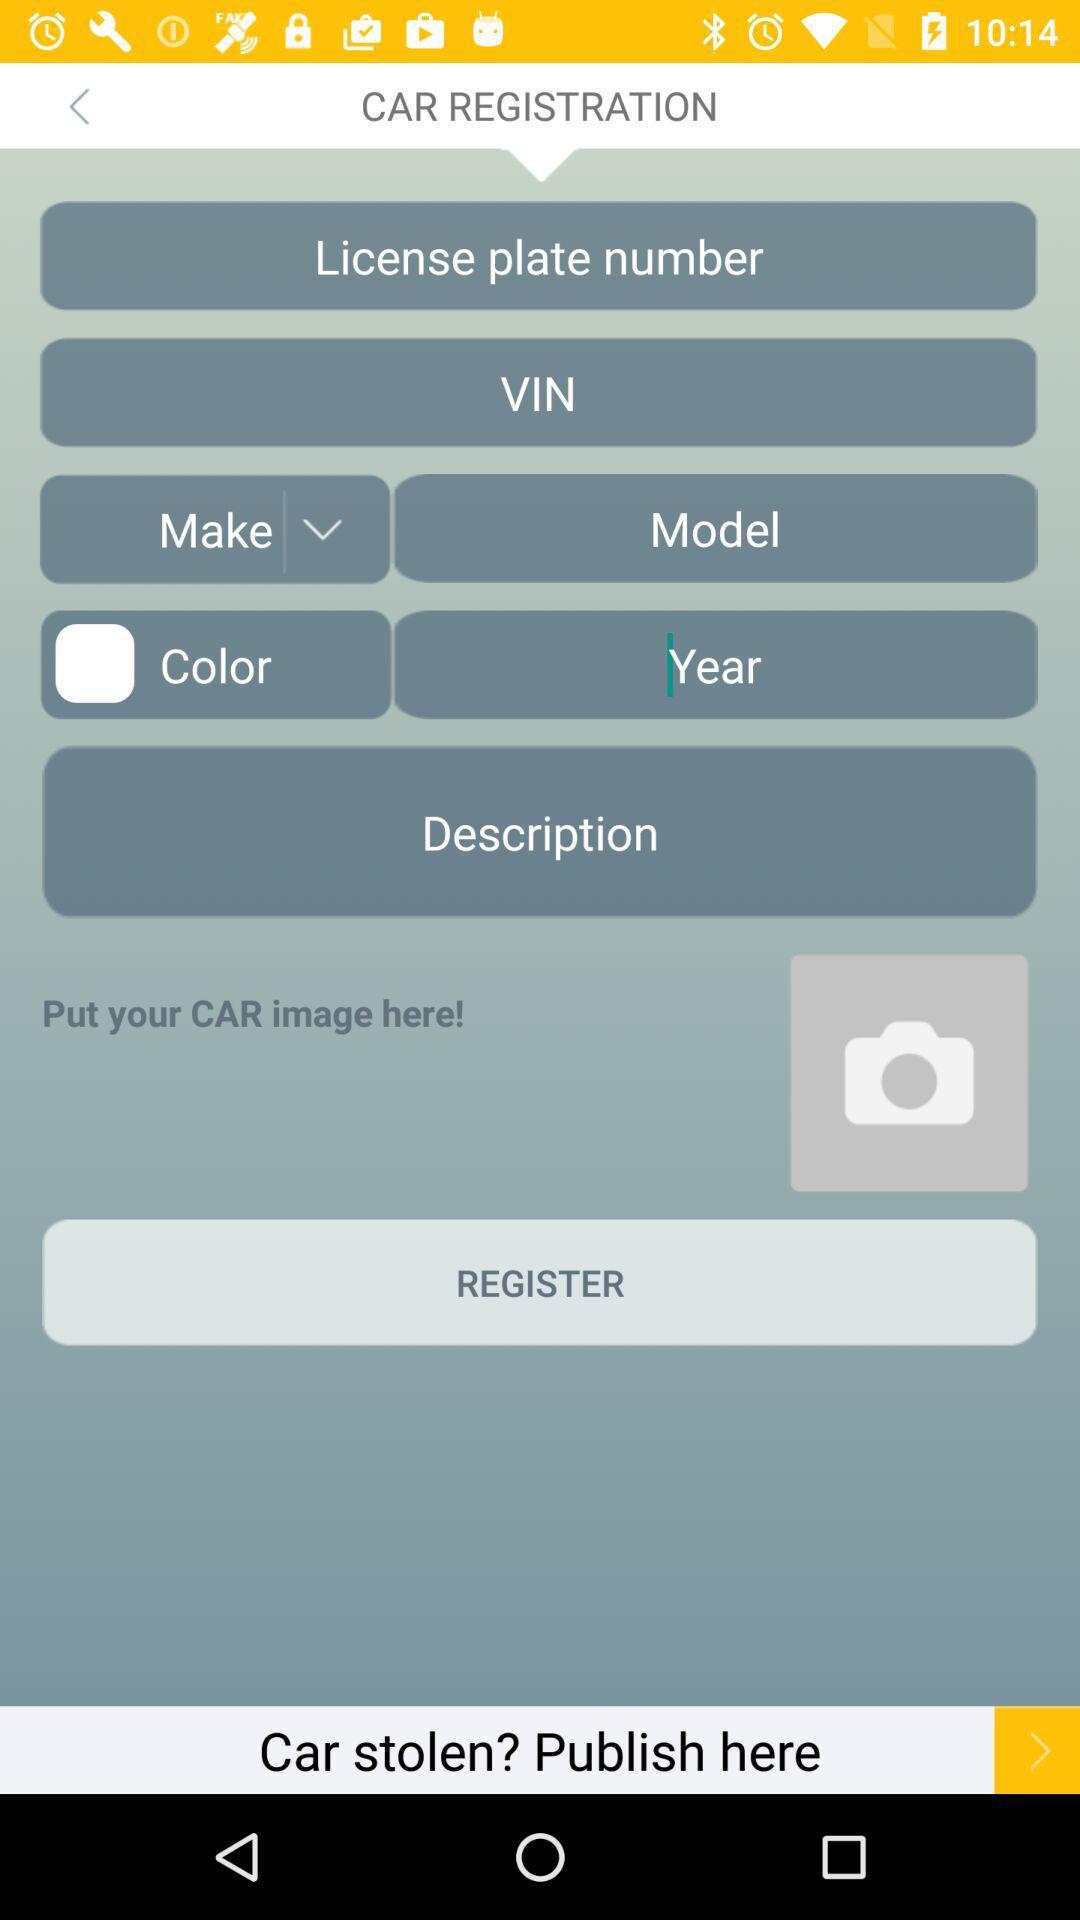 The image size is (1080, 1920). What do you see at coordinates (540, 832) in the screenshot?
I see `description of vehicle` at bounding box center [540, 832].